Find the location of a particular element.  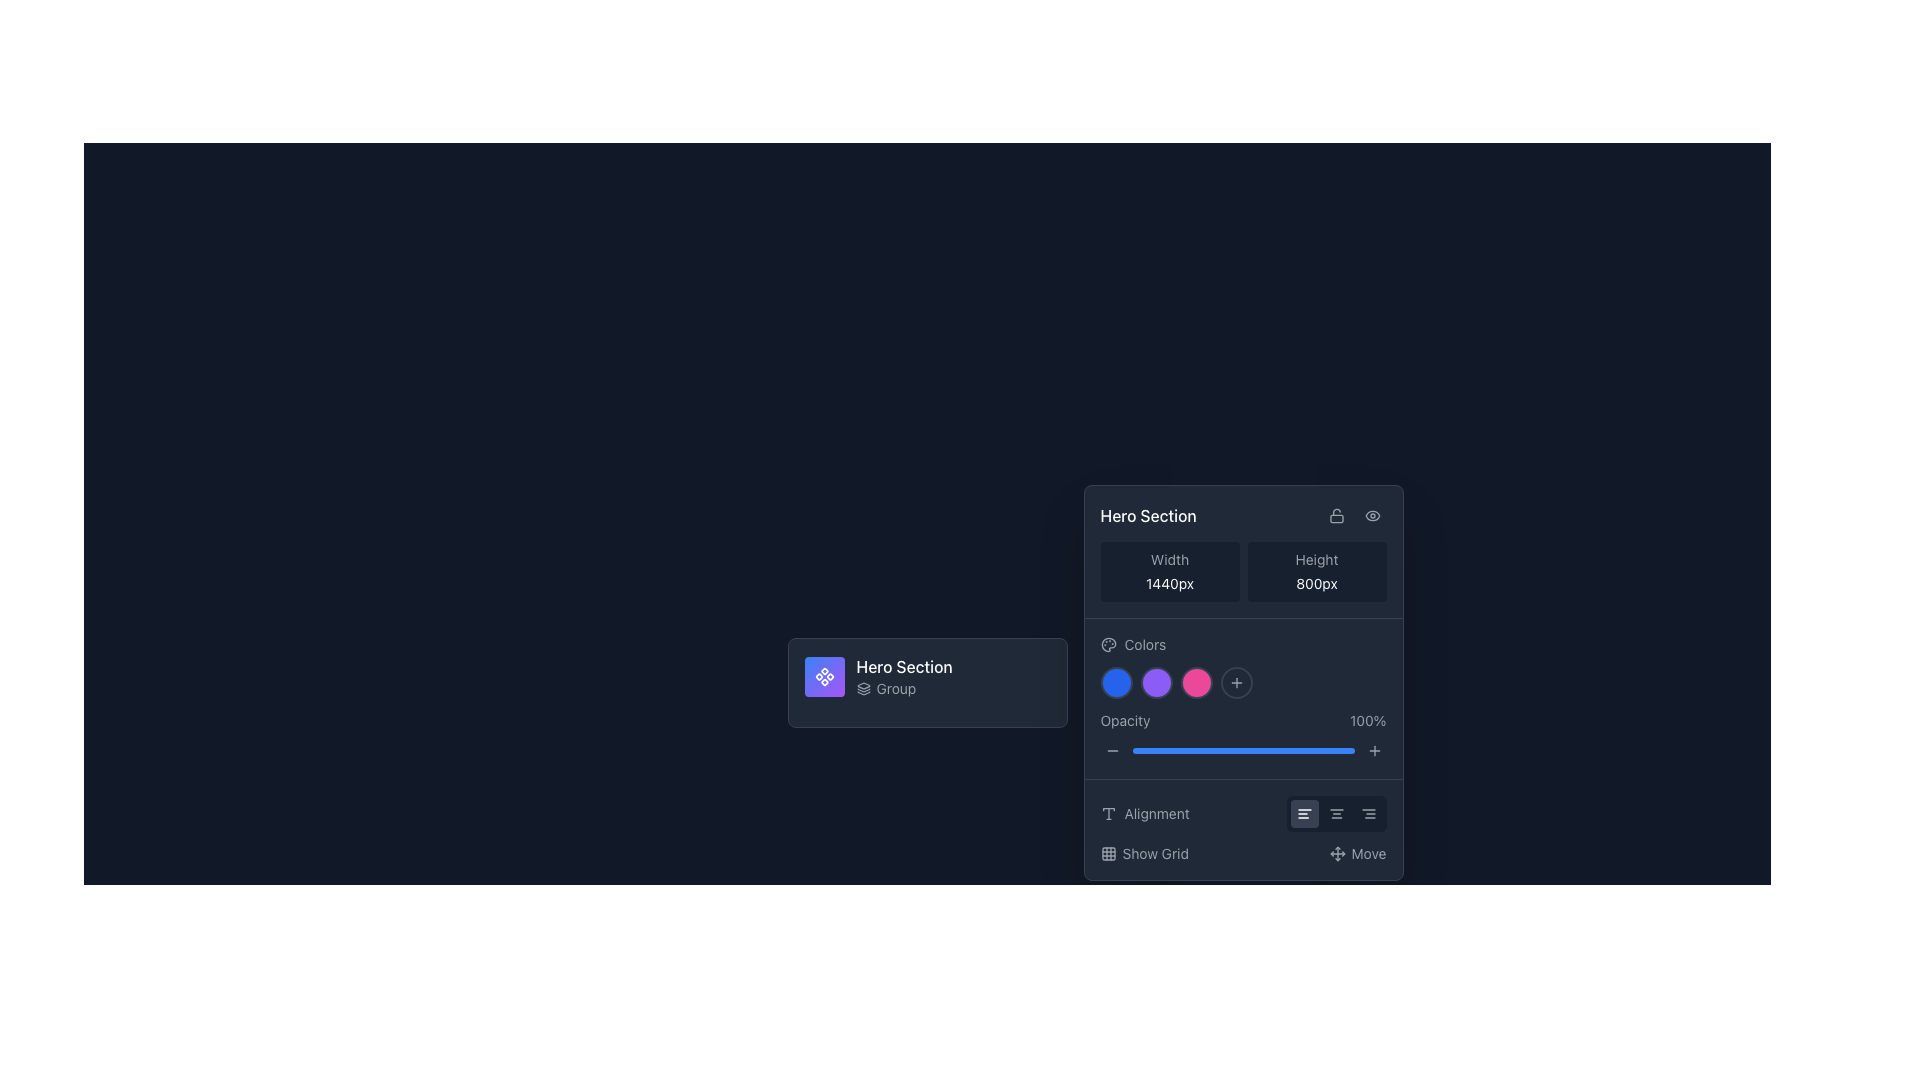

the text alignment icon located in the bottom right section of the interface, inside the 'Hero Section' panel is located at coordinates (1107, 813).